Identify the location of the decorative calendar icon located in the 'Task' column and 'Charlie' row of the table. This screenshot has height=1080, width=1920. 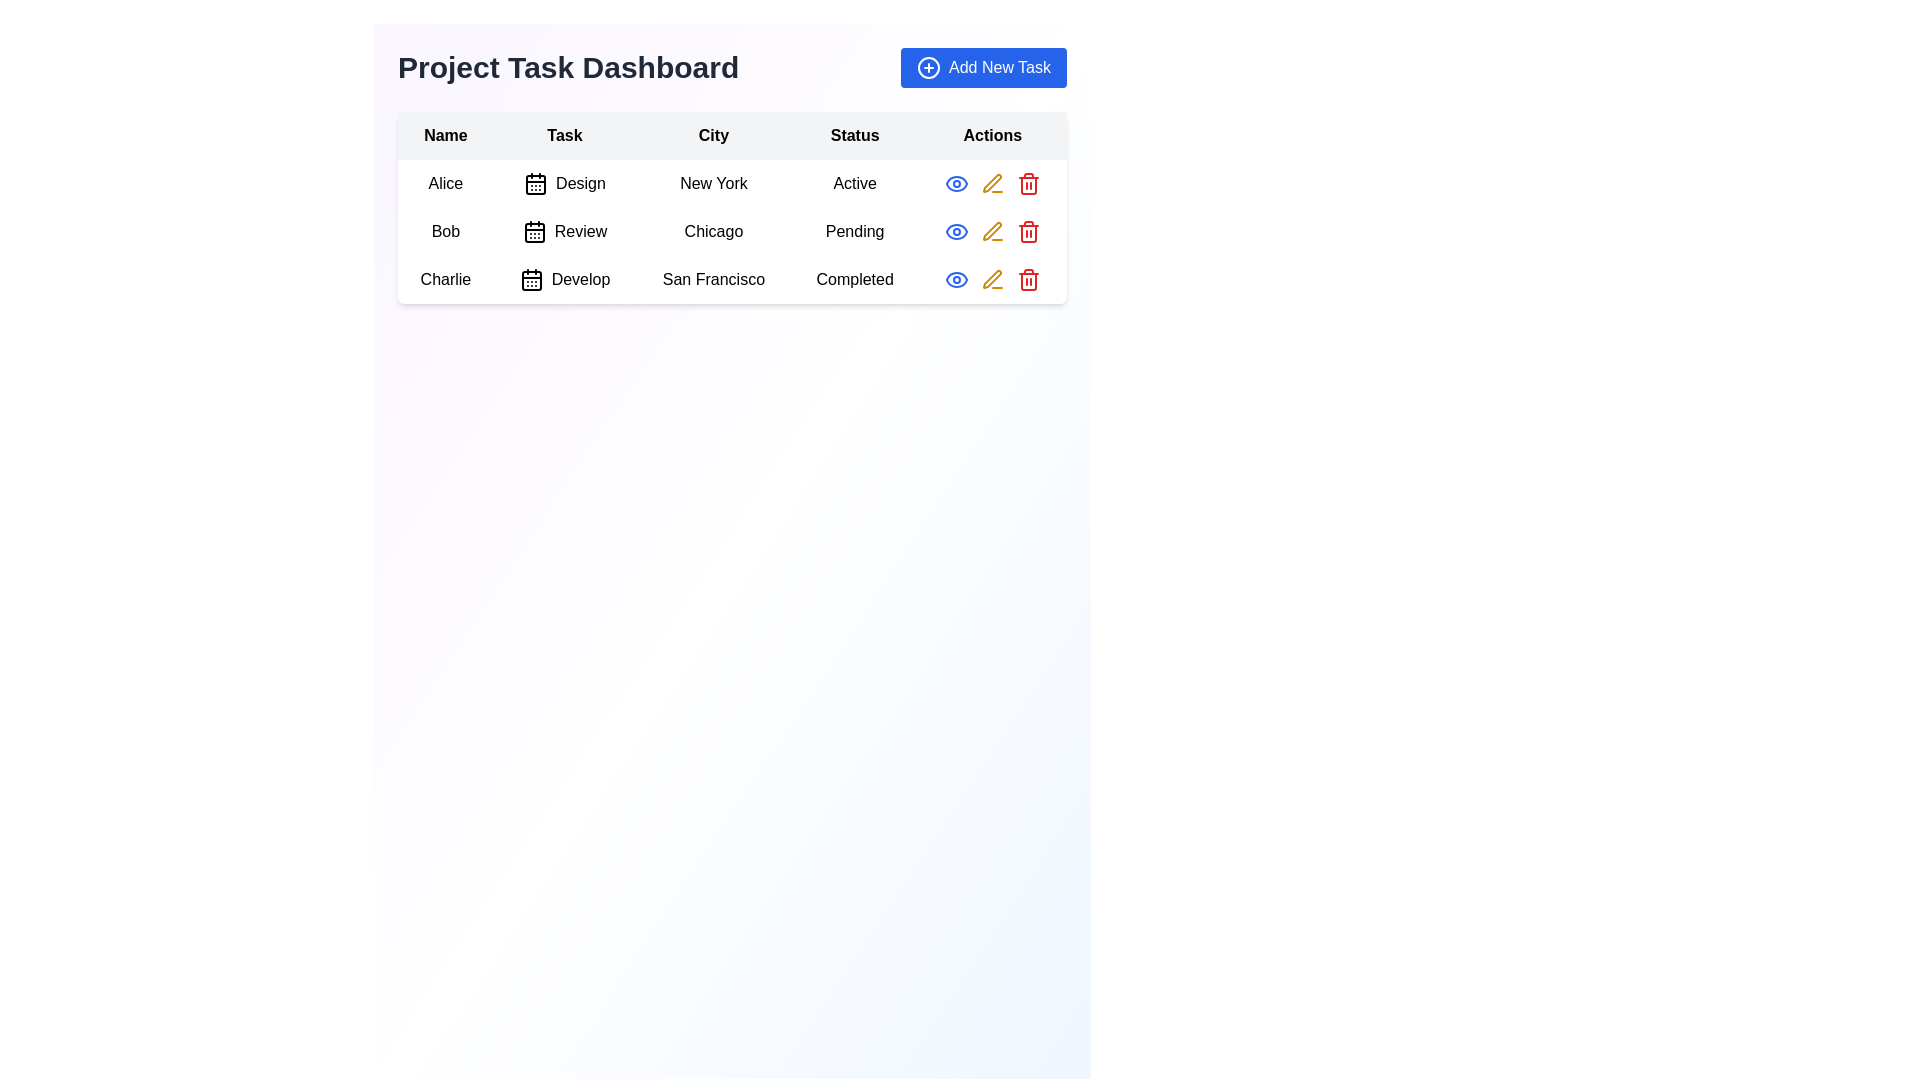
(531, 281).